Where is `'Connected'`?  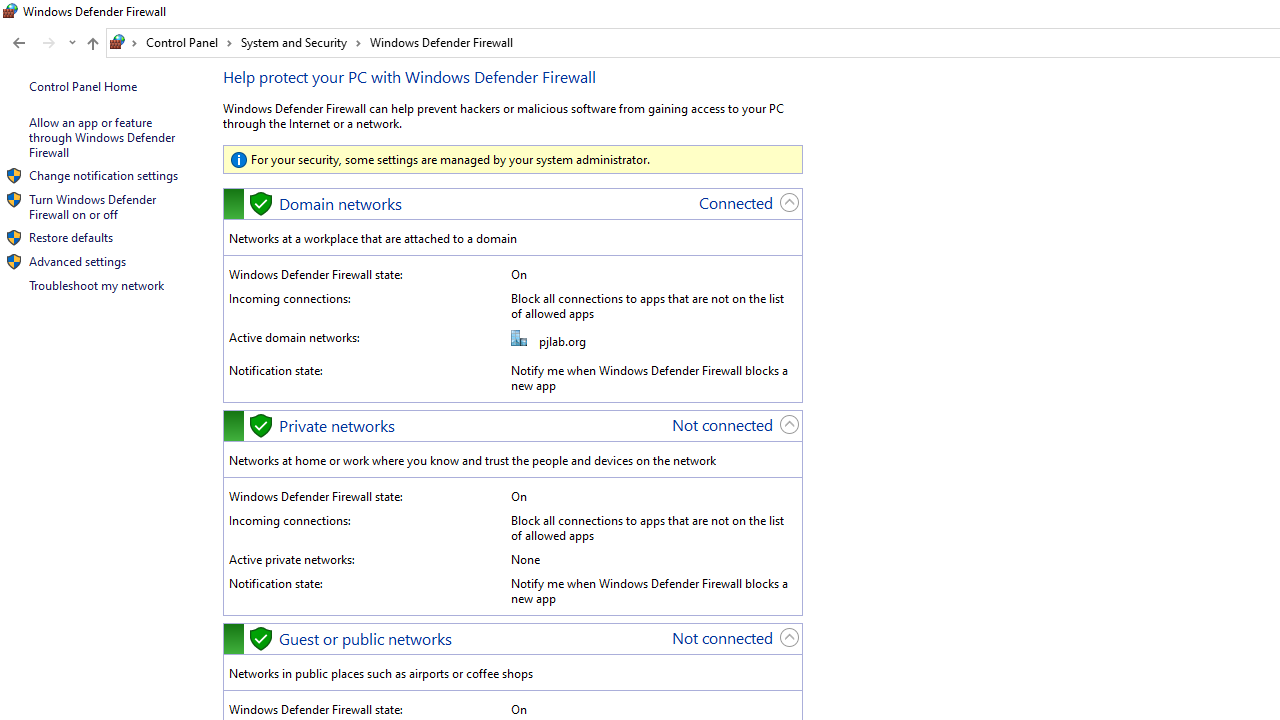
'Connected' is located at coordinates (735, 202).